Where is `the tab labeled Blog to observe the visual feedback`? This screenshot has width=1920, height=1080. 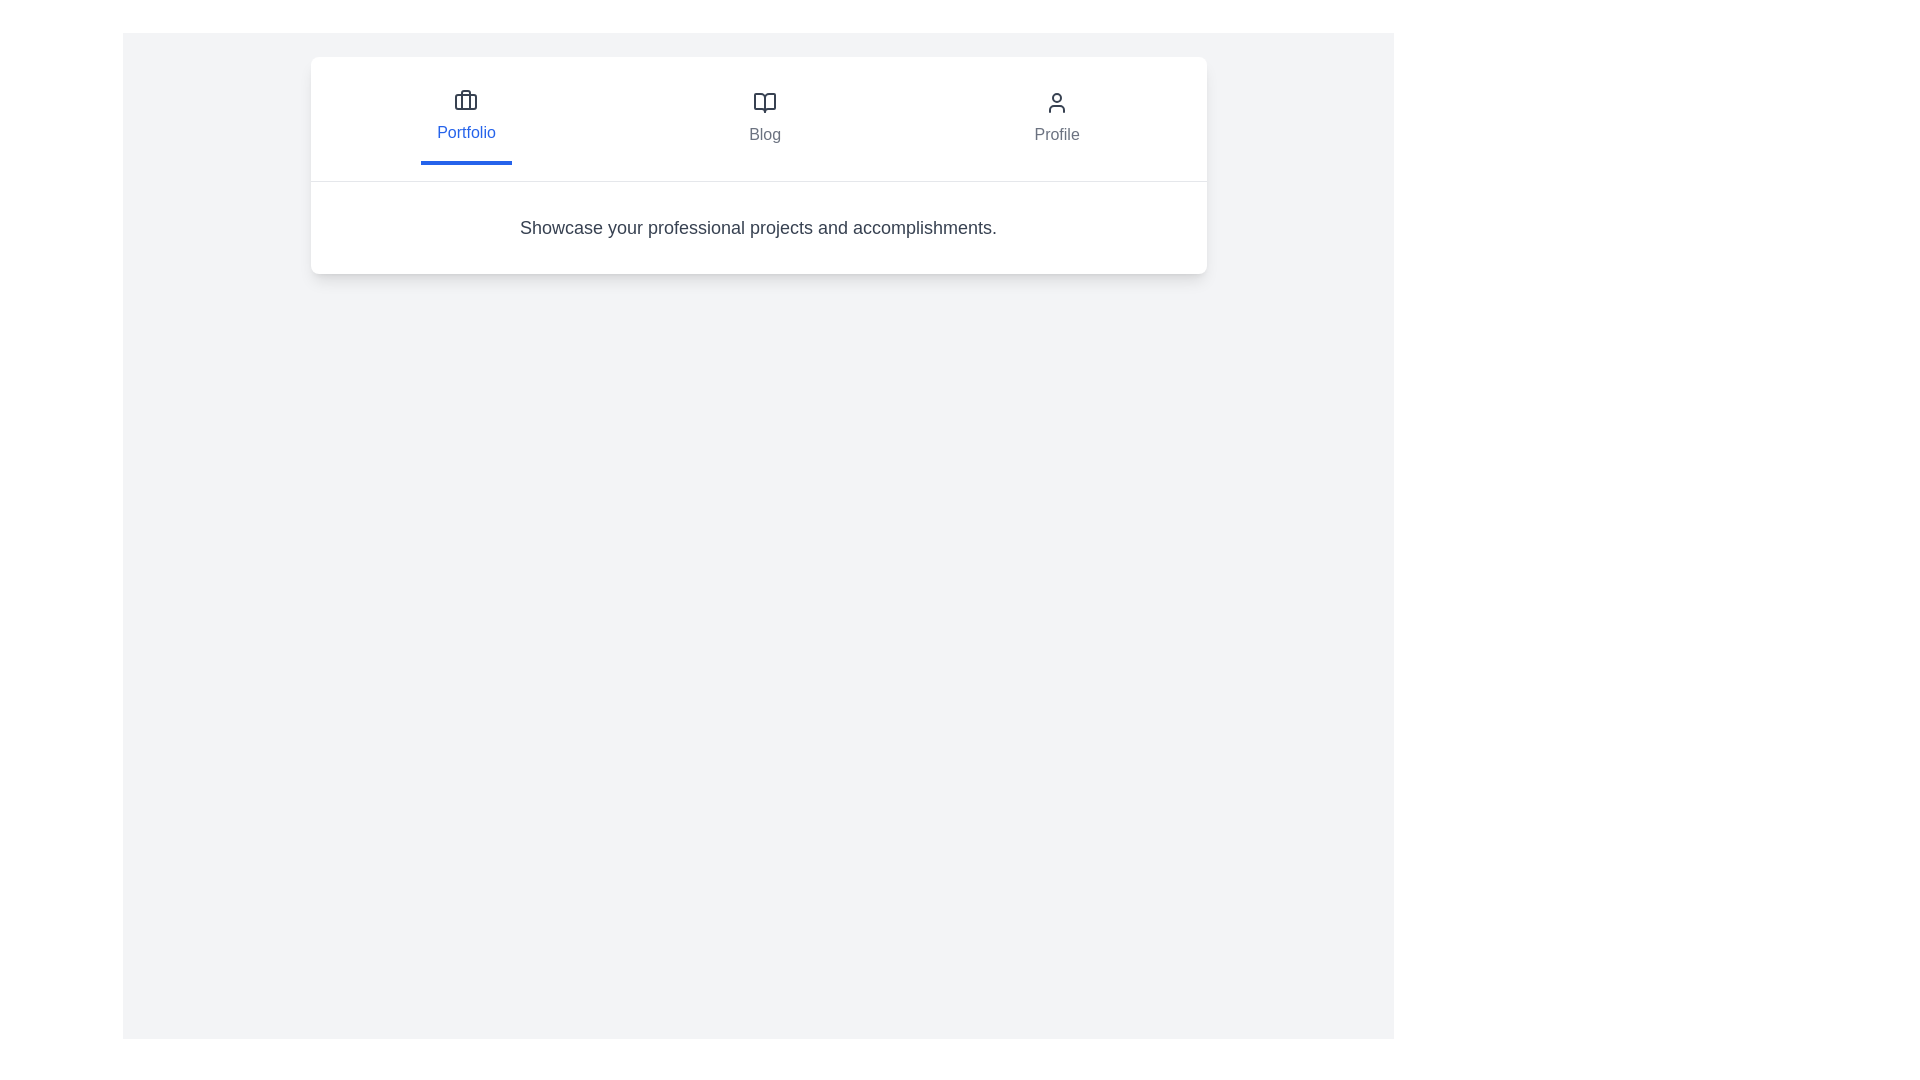
the tab labeled Blog to observe the visual feedback is located at coordinates (764, 119).